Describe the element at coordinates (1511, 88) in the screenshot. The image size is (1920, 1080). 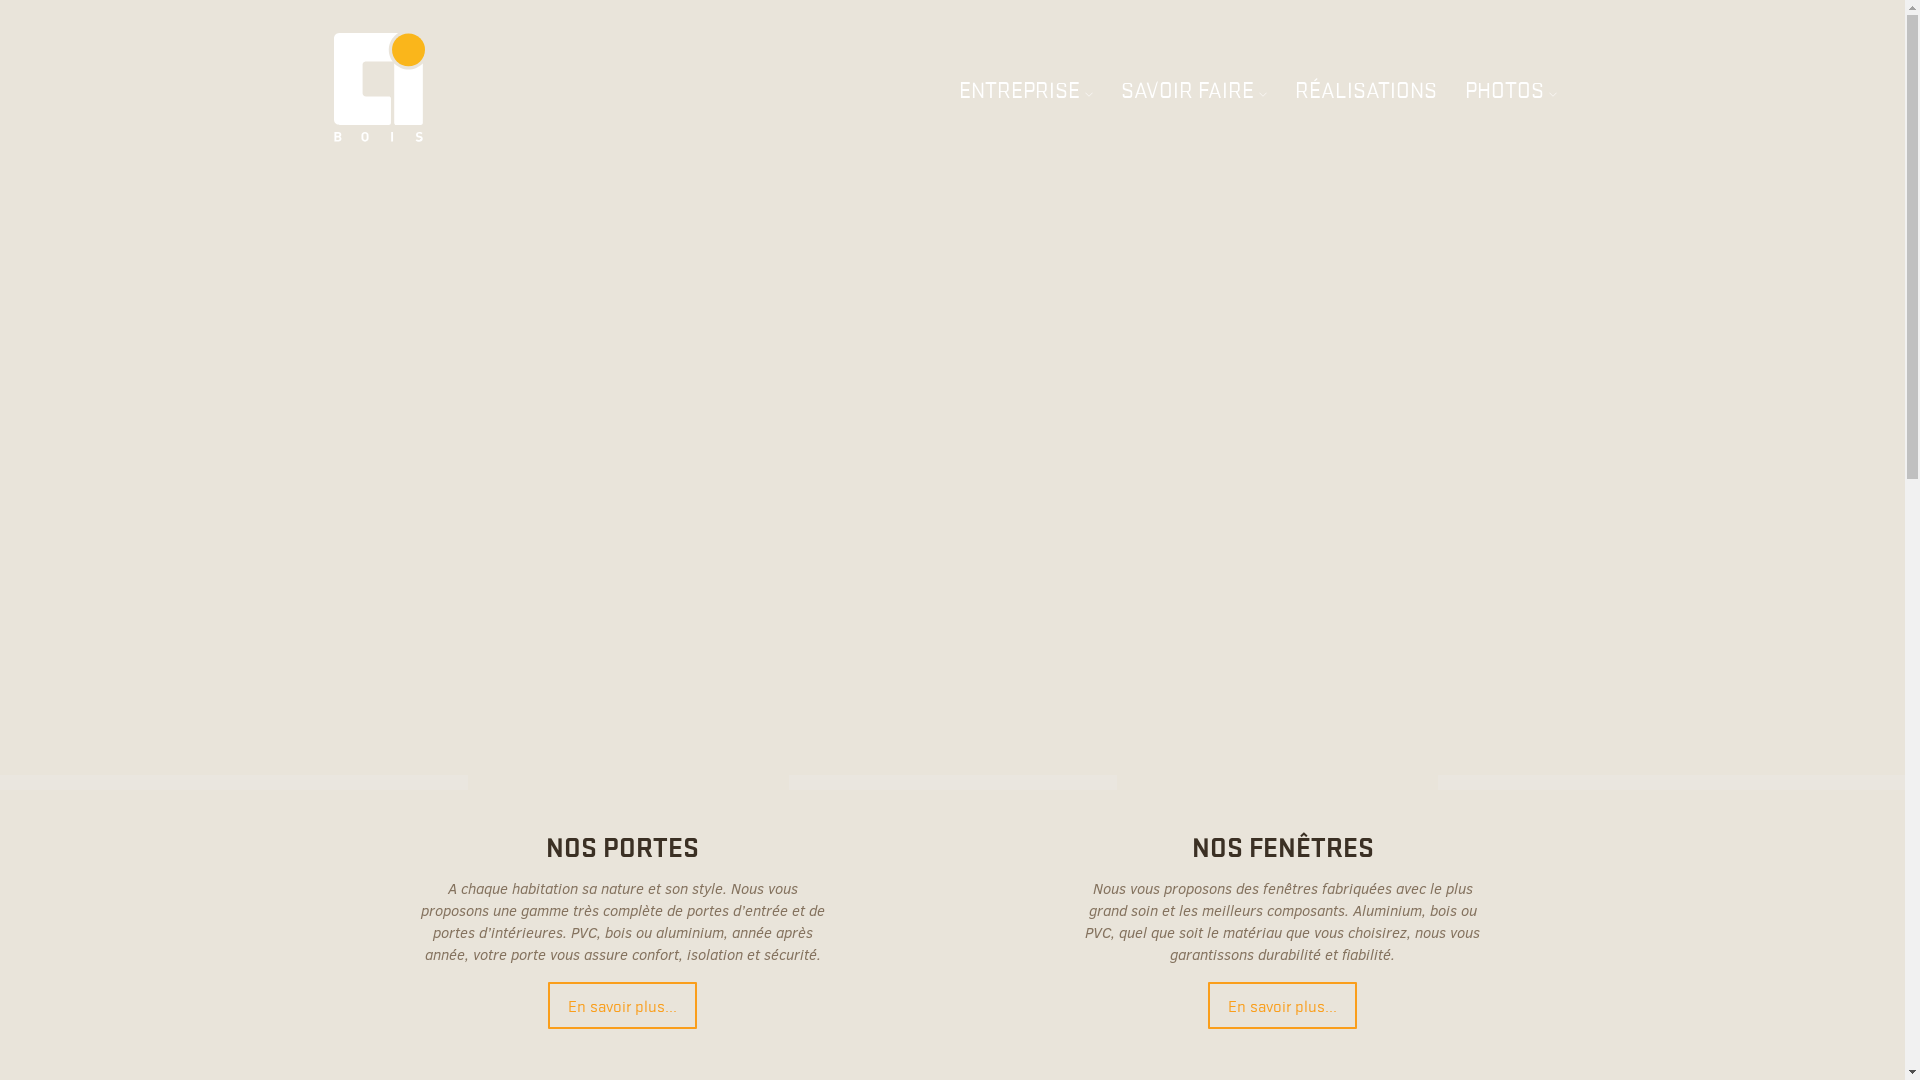
I see `'PHOTOS'` at that location.